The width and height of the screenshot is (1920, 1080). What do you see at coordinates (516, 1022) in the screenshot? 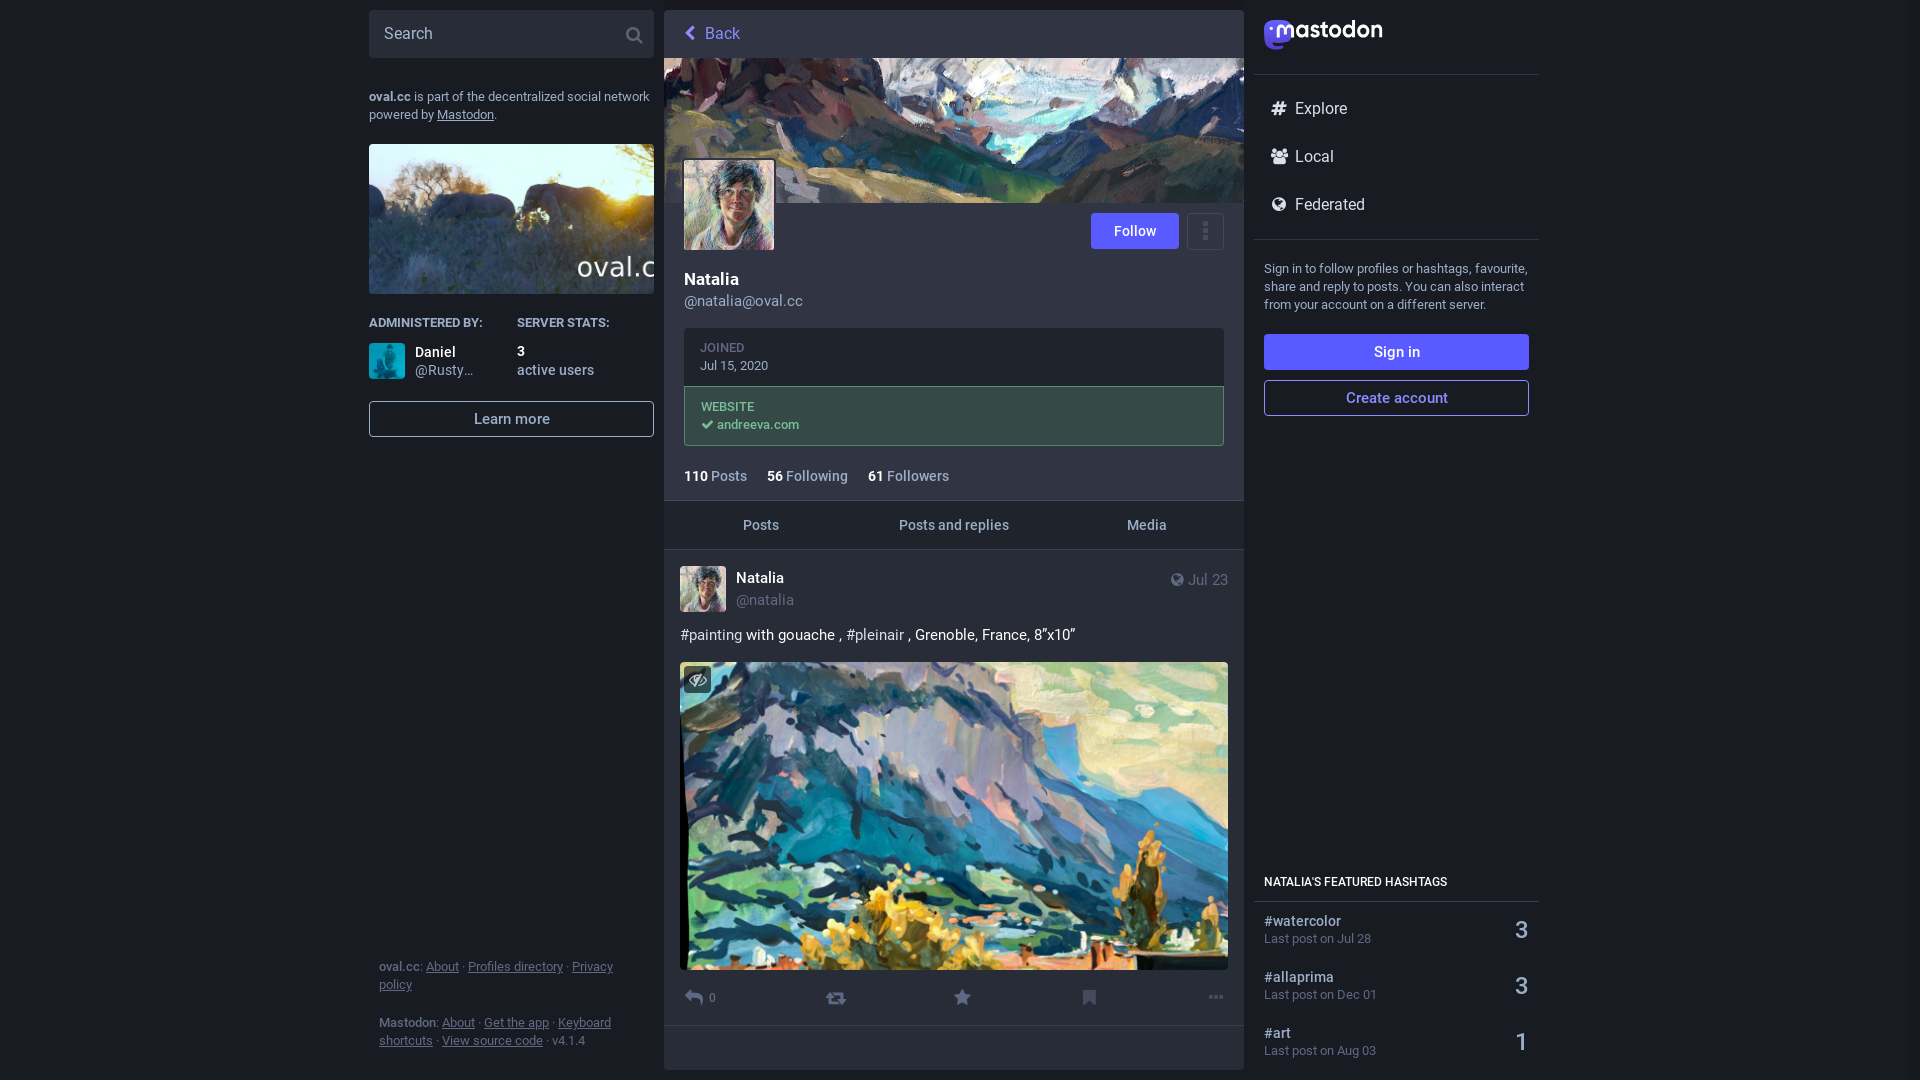
I see `'Get the app'` at bounding box center [516, 1022].